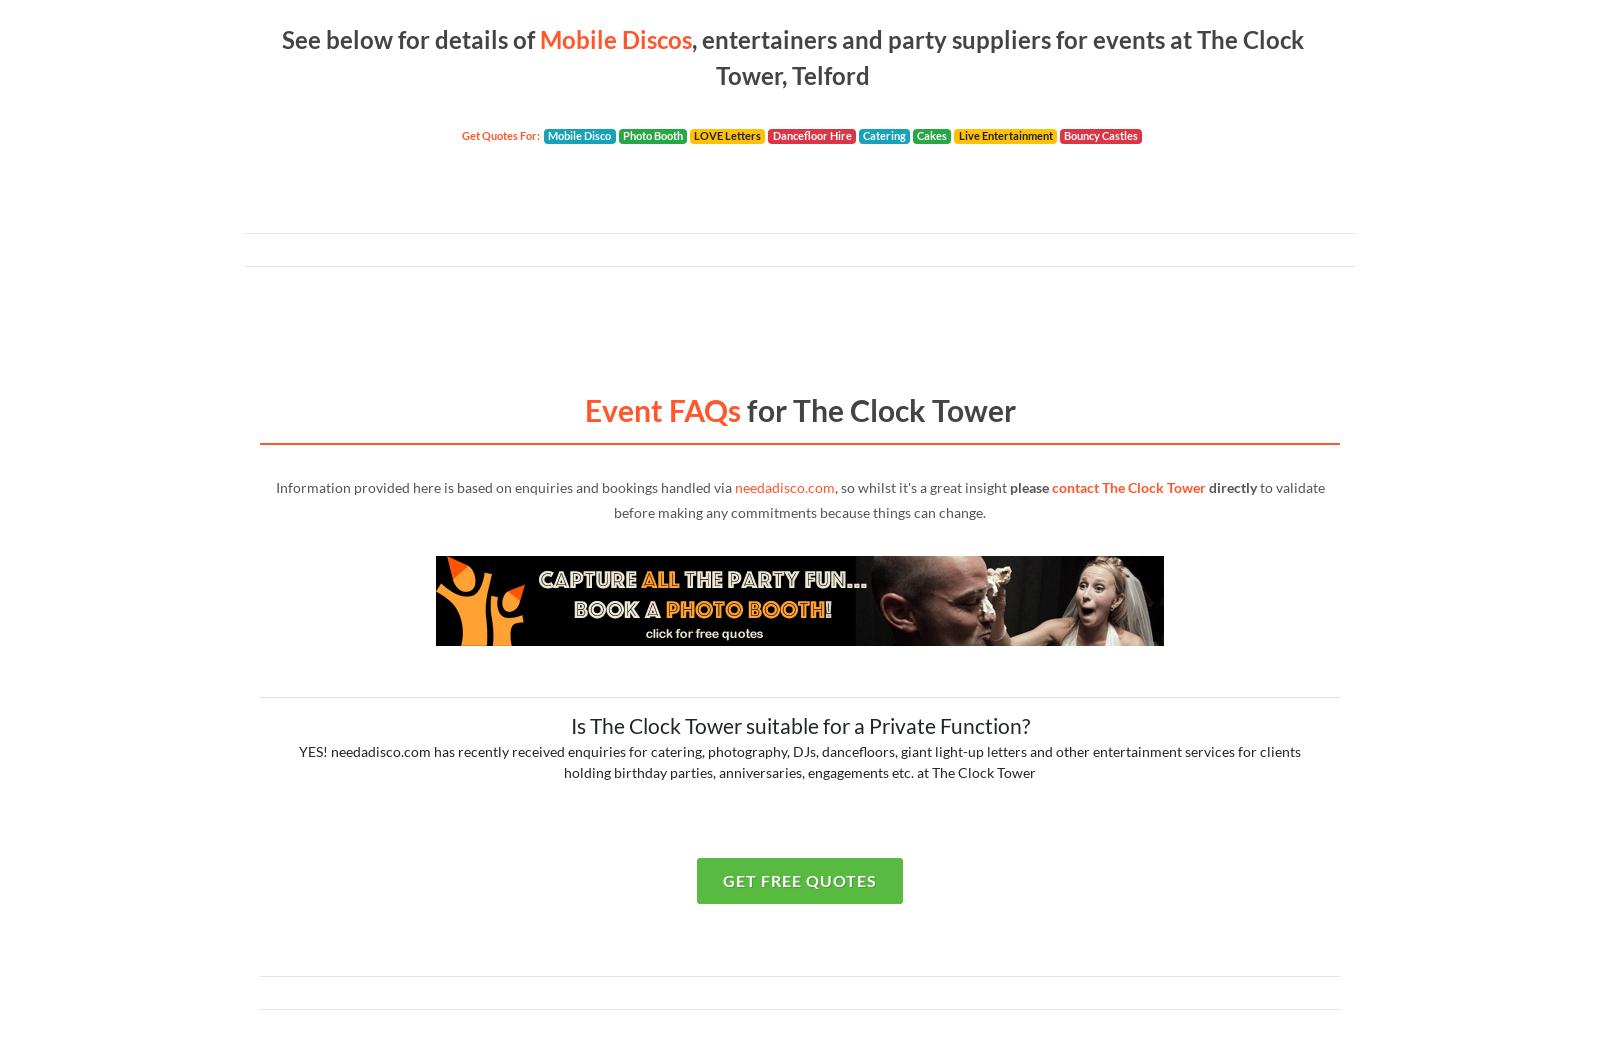 This screenshot has width=1600, height=1053. What do you see at coordinates (346, 111) in the screenshot?
I see `'The Plough Inn'` at bounding box center [346, 111].